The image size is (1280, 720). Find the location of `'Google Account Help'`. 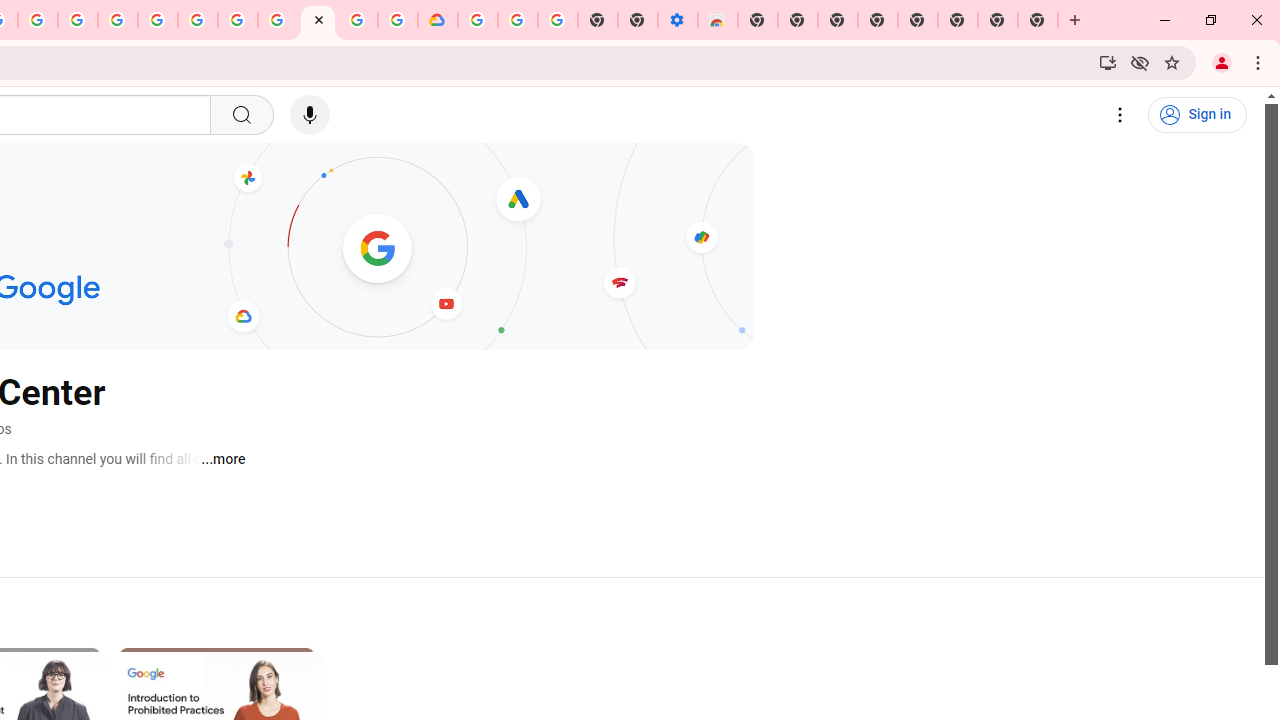

'Google Account Help' is located at coordinates (238, 20).